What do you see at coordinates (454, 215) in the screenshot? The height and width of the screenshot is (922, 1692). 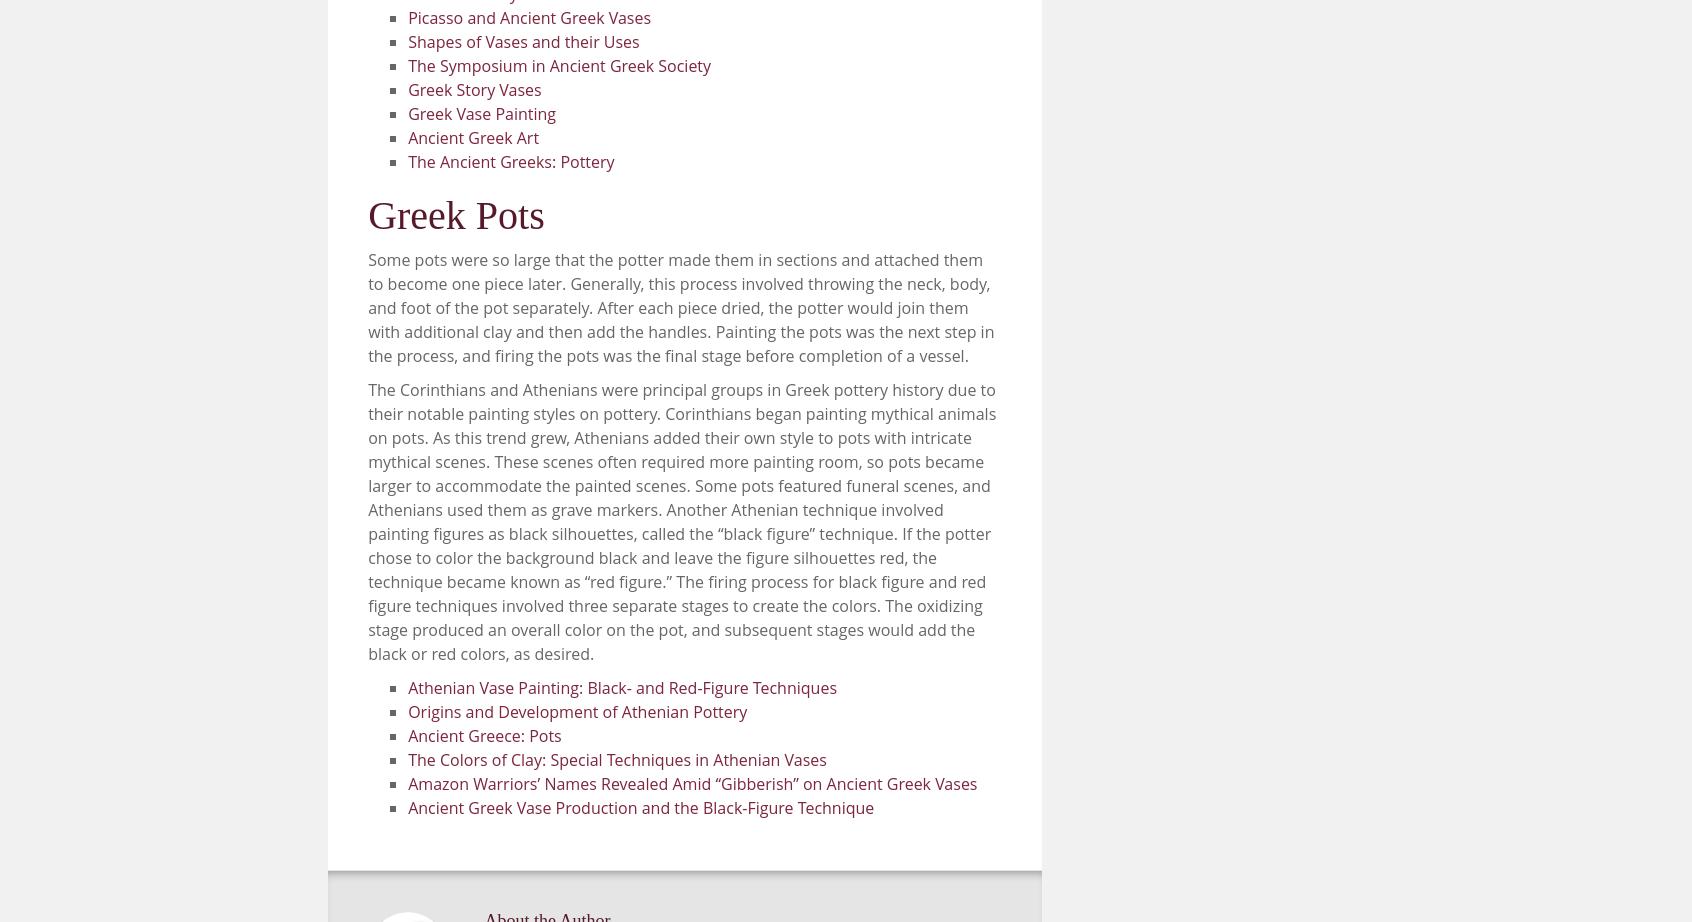 I see `'Greek Pots'` at bounding box center [454, 215].